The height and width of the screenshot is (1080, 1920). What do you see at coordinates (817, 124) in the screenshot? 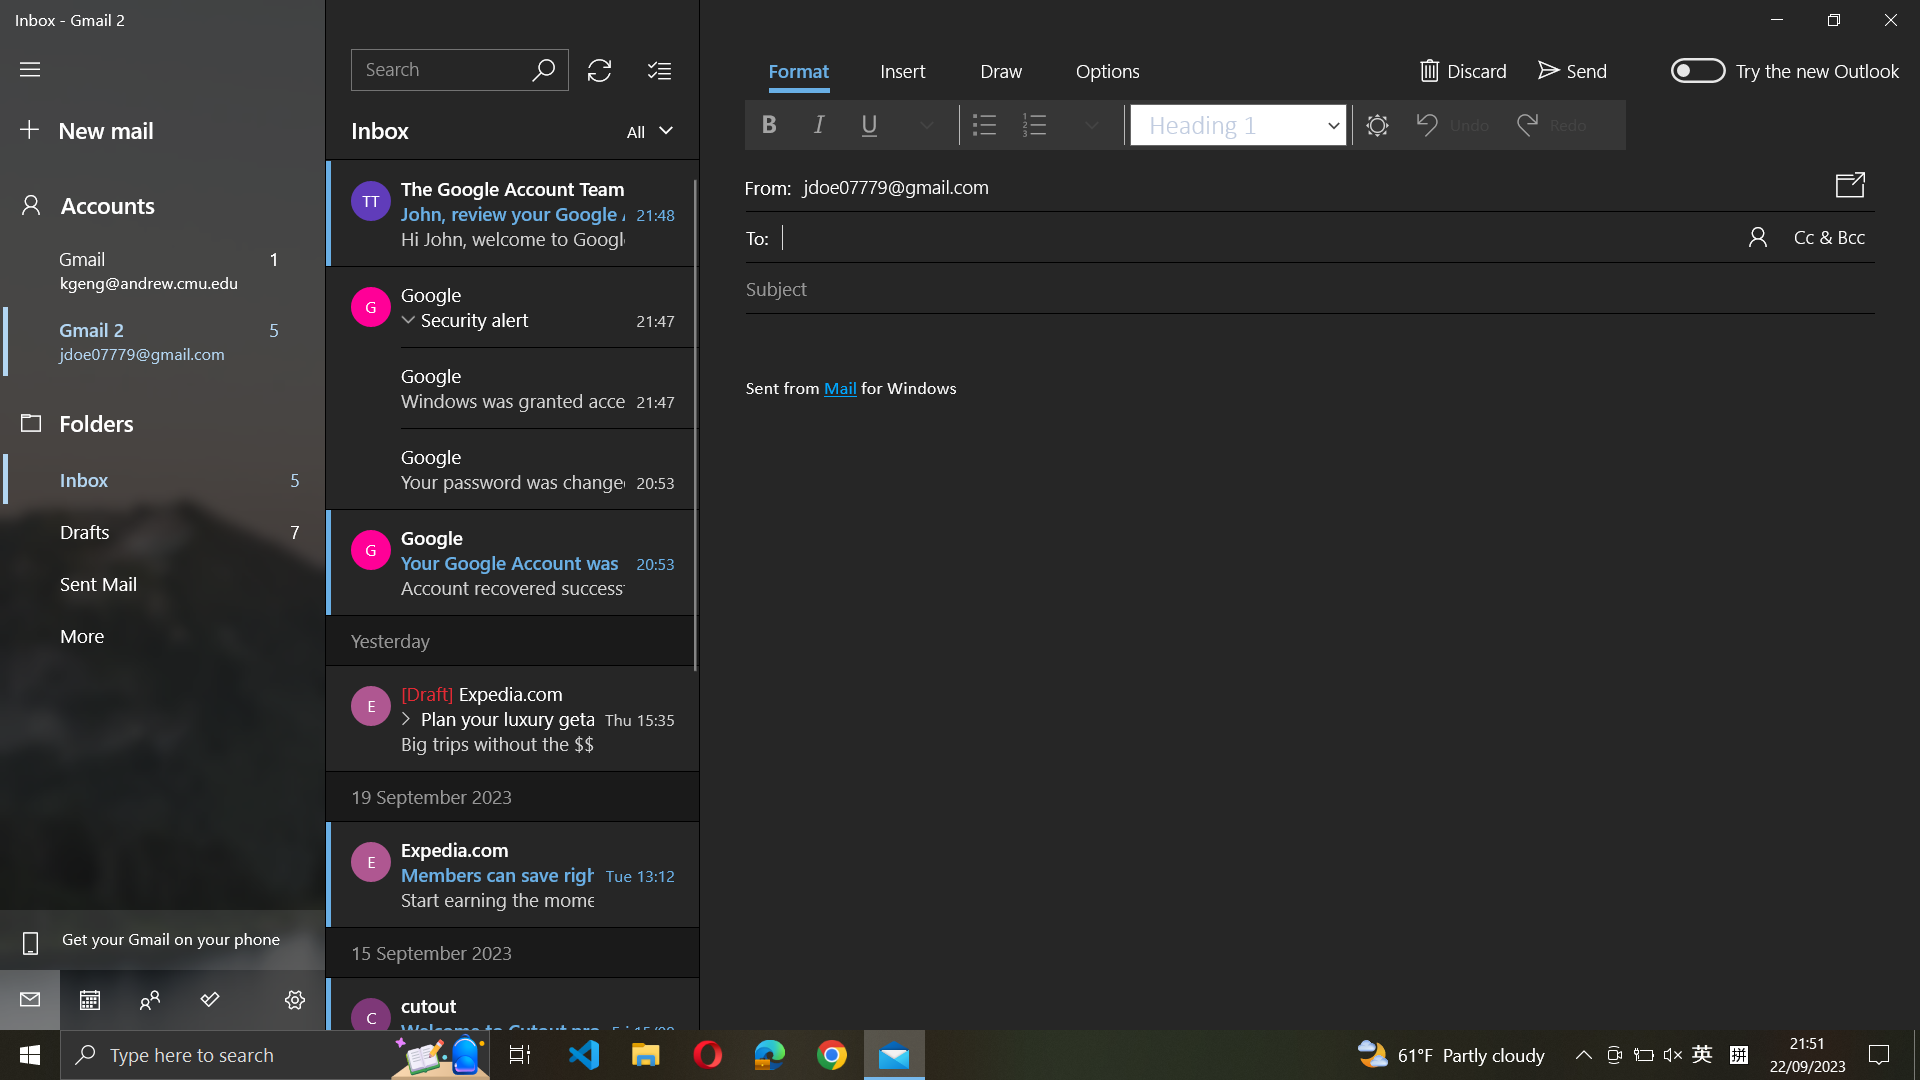
I see `the text italic` at bounding box center [817, 124].